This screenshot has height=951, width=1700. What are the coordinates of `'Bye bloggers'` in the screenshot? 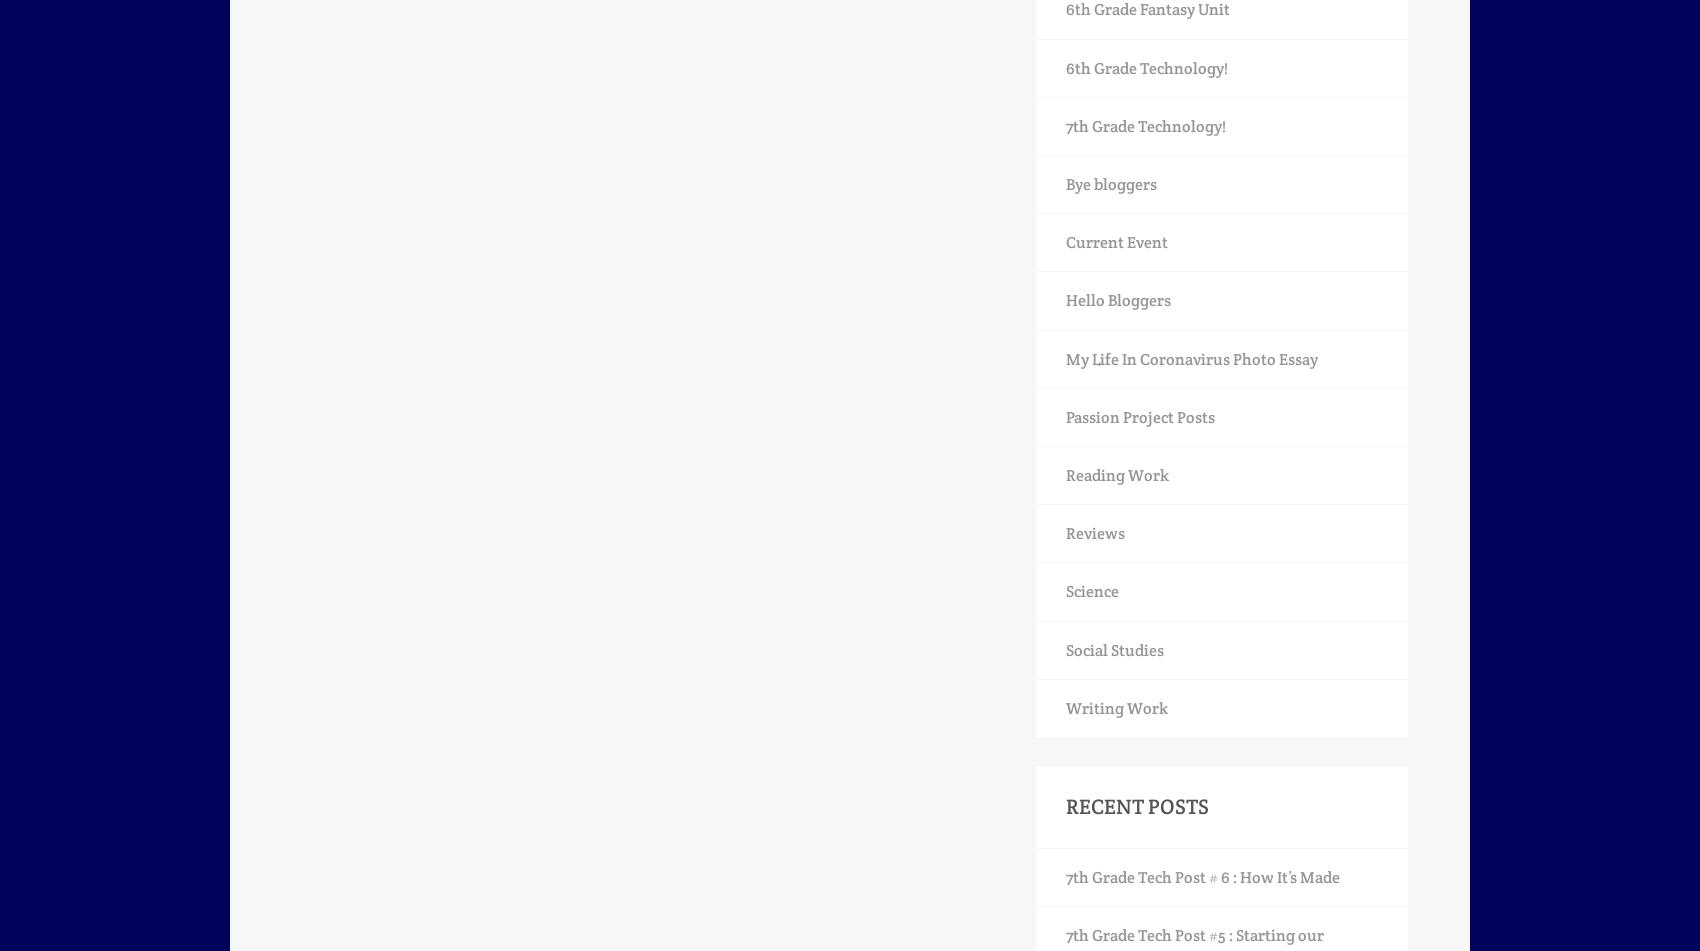 It's located at (1111, 184).